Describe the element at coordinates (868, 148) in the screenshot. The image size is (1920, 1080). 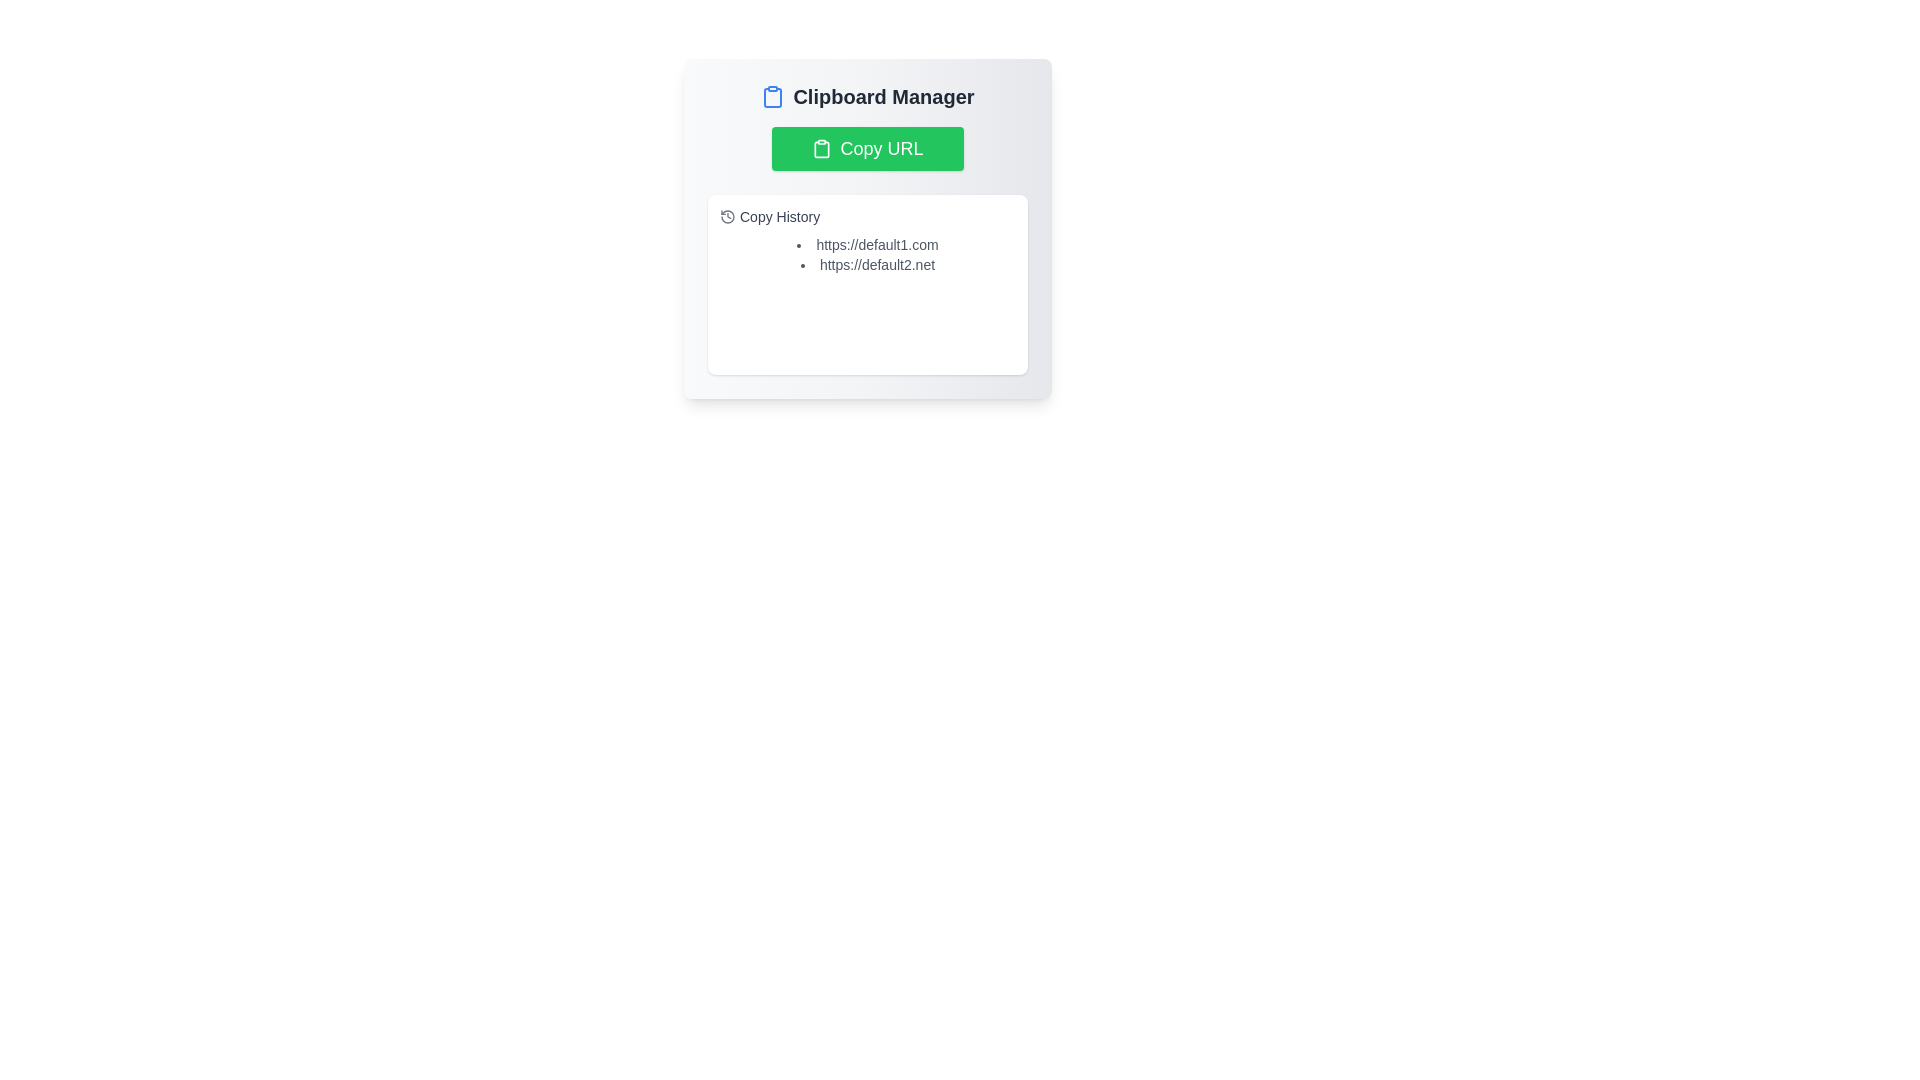
I see `the green rectangular button labeled 'Copy URL' with a white clipboard icon, located below the 'Clipboard Manager' title` at that location.